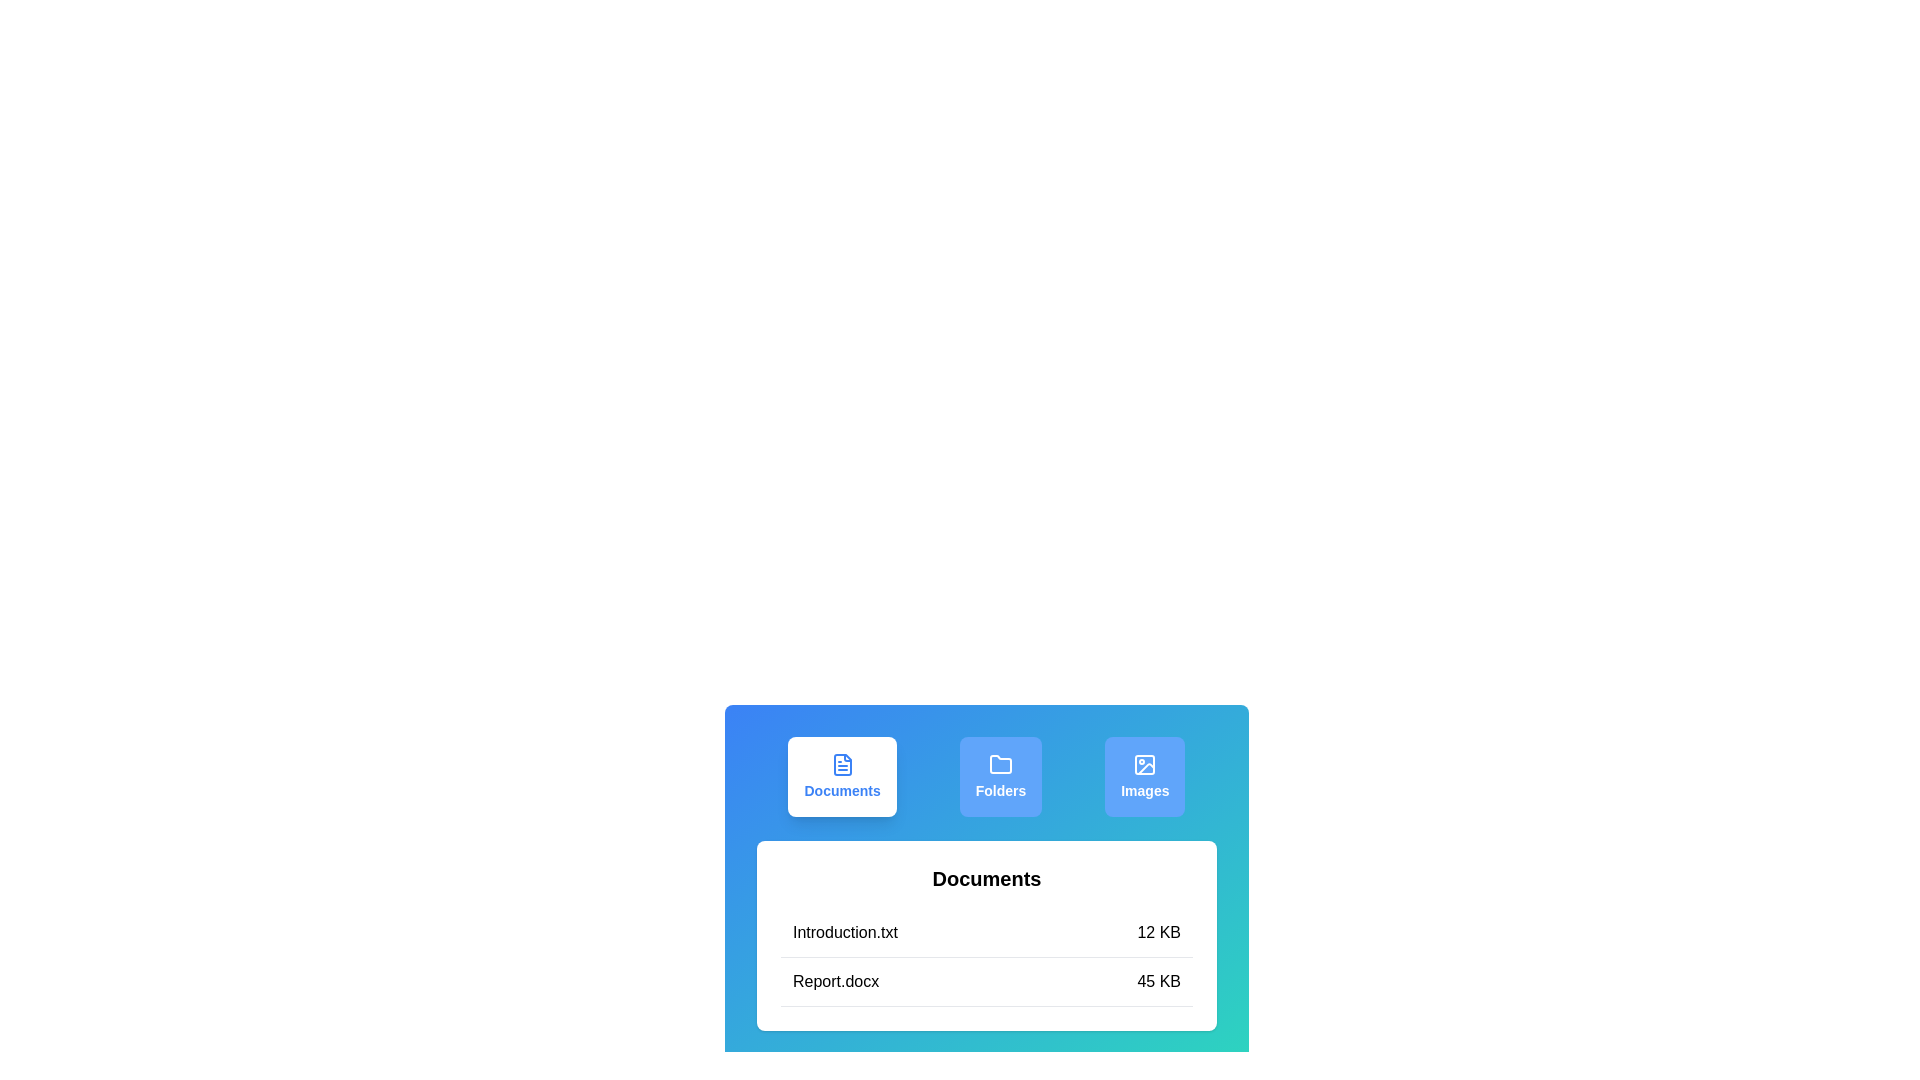 The image size is (1920, 1080). I want to click on the first button in a group of three, which has a white background, a blue document icon, and the text 'Documents' below it, so click(842, 775).